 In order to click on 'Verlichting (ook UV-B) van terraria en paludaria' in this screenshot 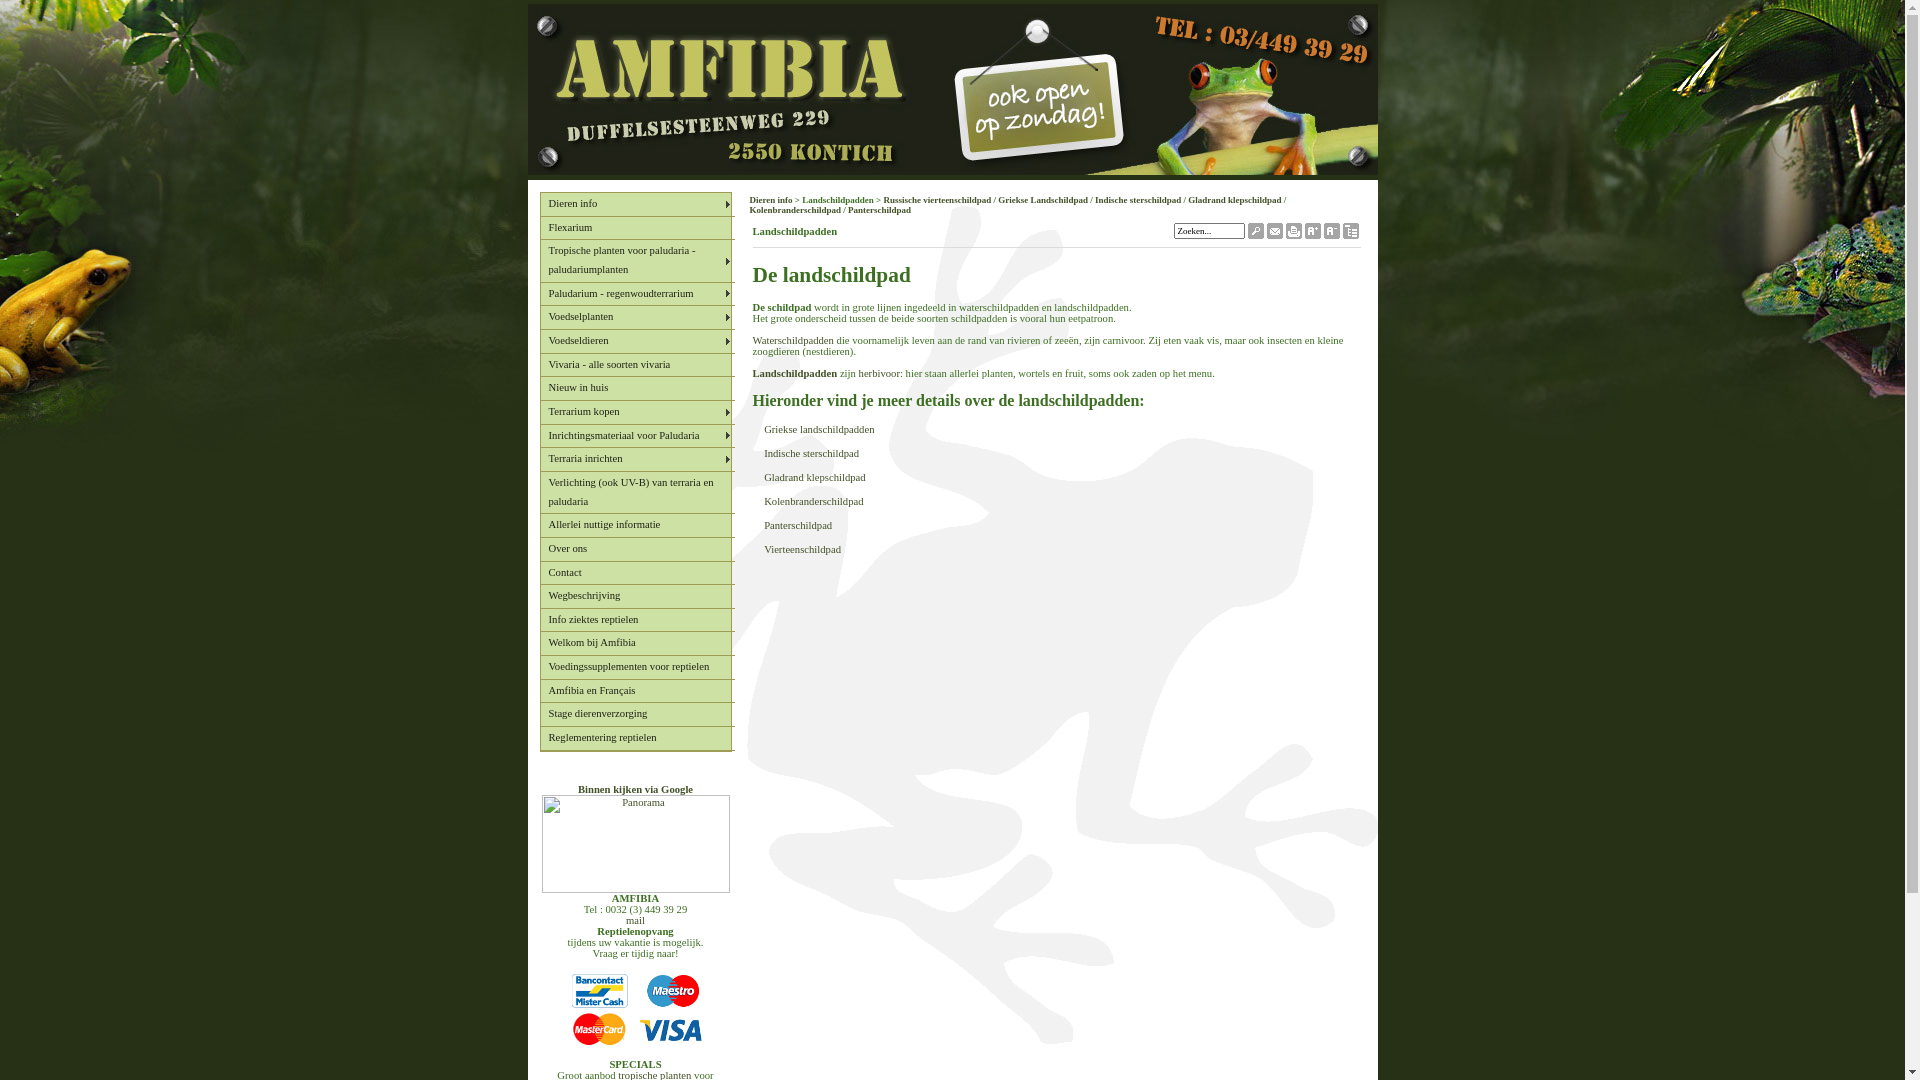, I will do `click(636, 493)`.